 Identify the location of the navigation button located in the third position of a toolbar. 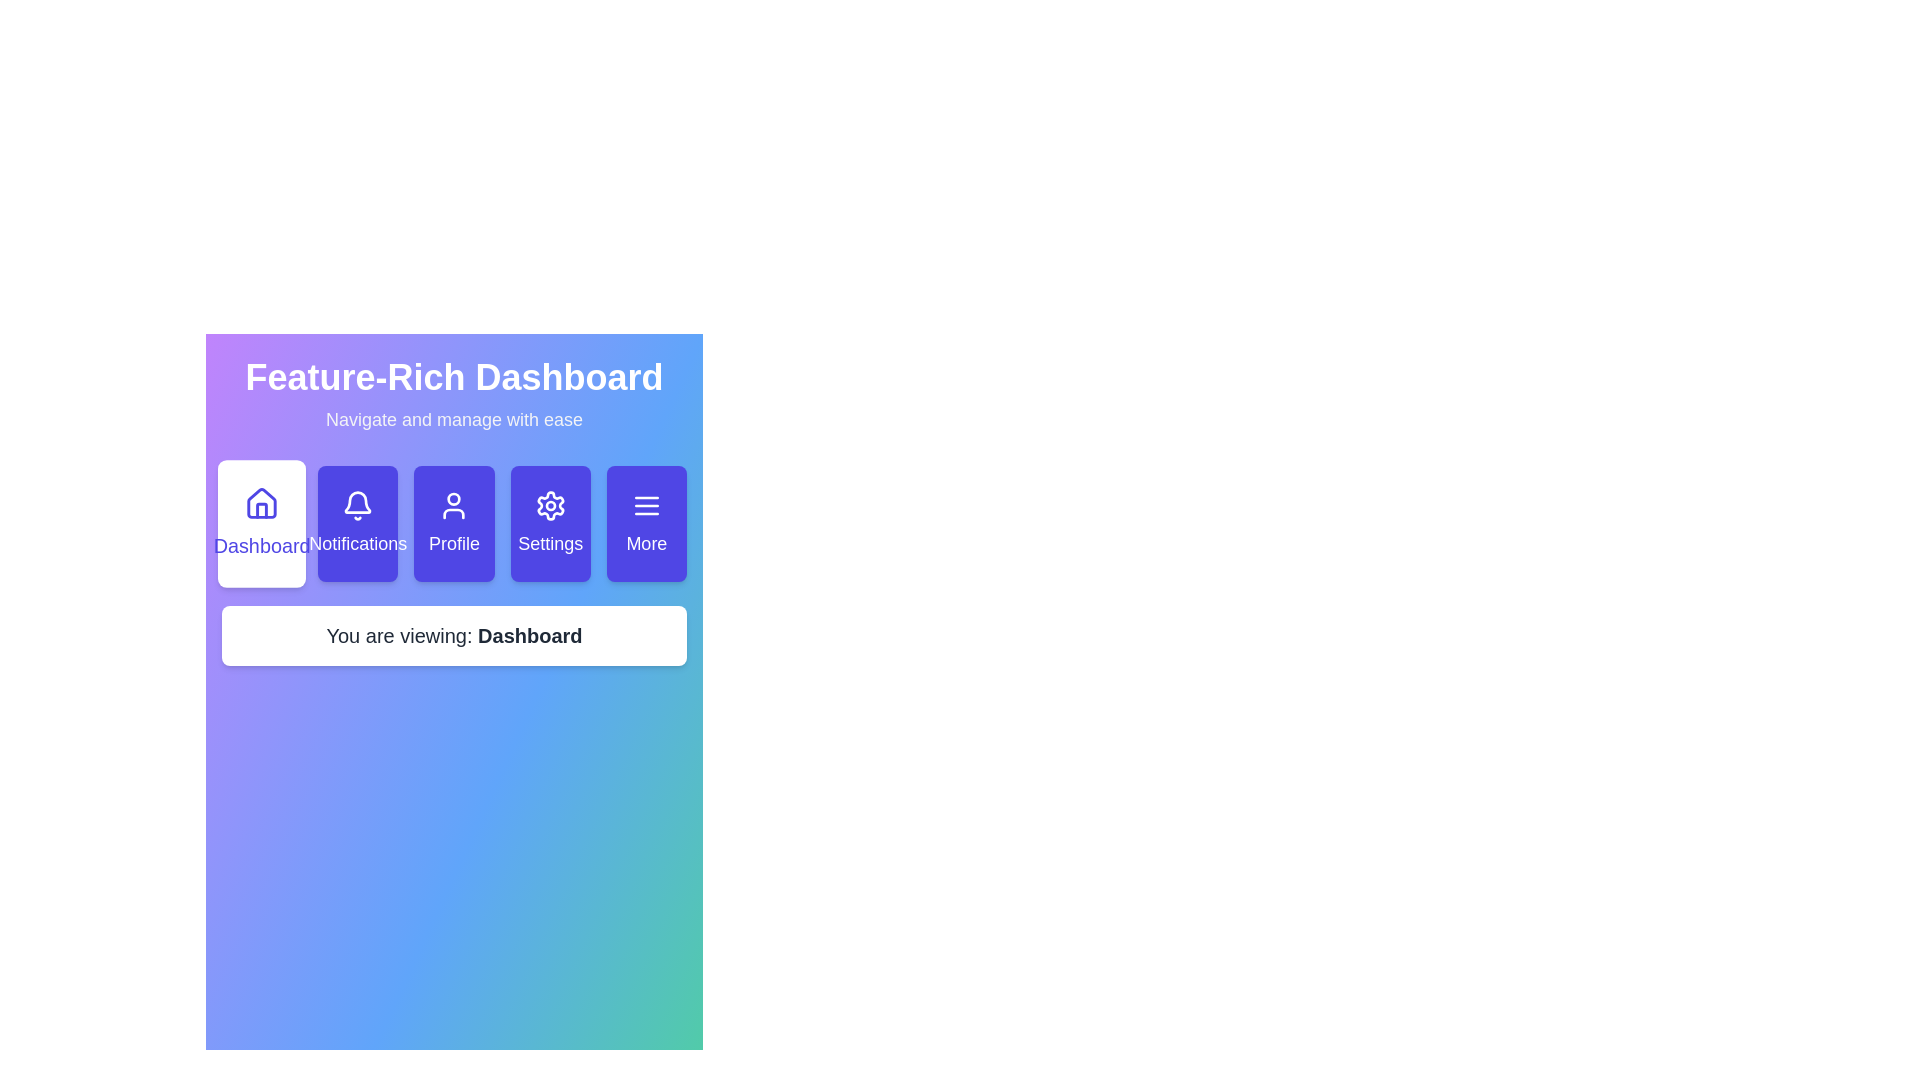
(453, 523).